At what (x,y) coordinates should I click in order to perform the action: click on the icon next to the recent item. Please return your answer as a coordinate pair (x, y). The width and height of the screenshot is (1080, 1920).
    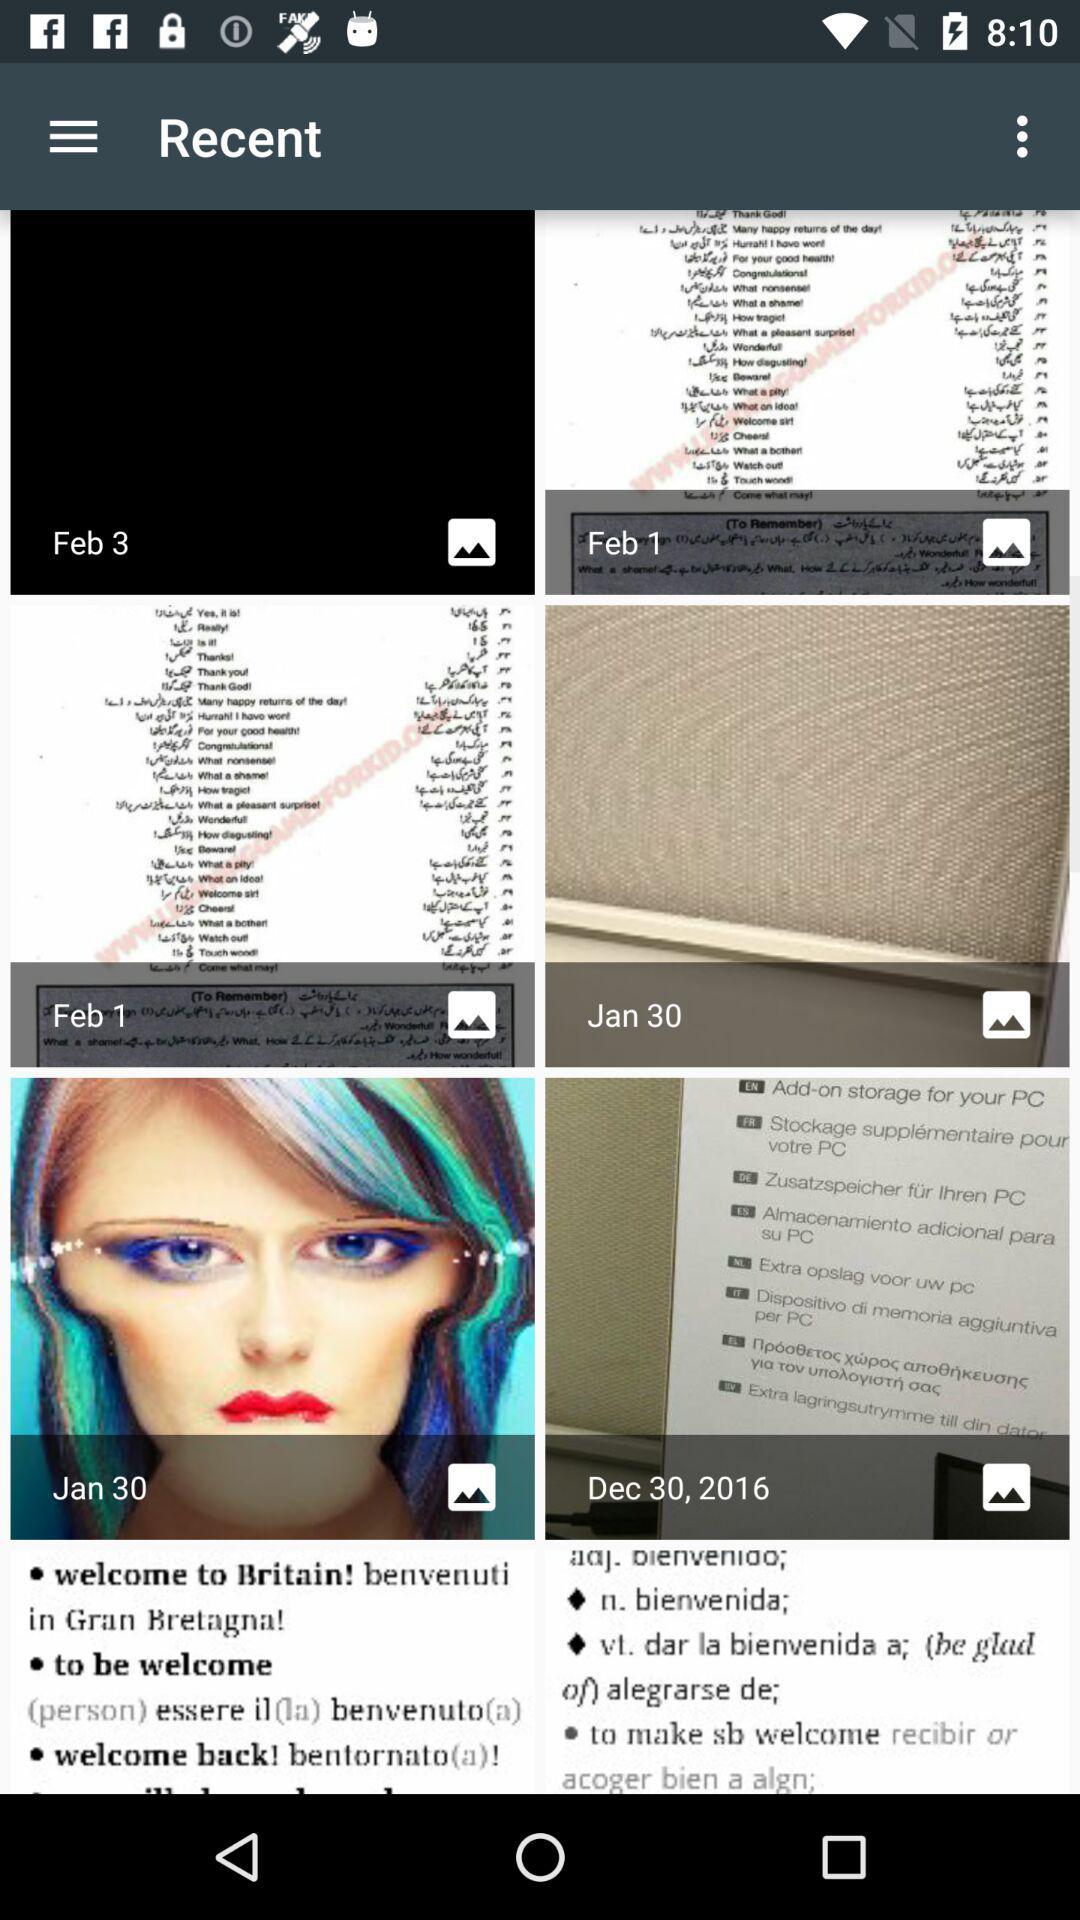
    Looking at the image, I should click on (72, 135).